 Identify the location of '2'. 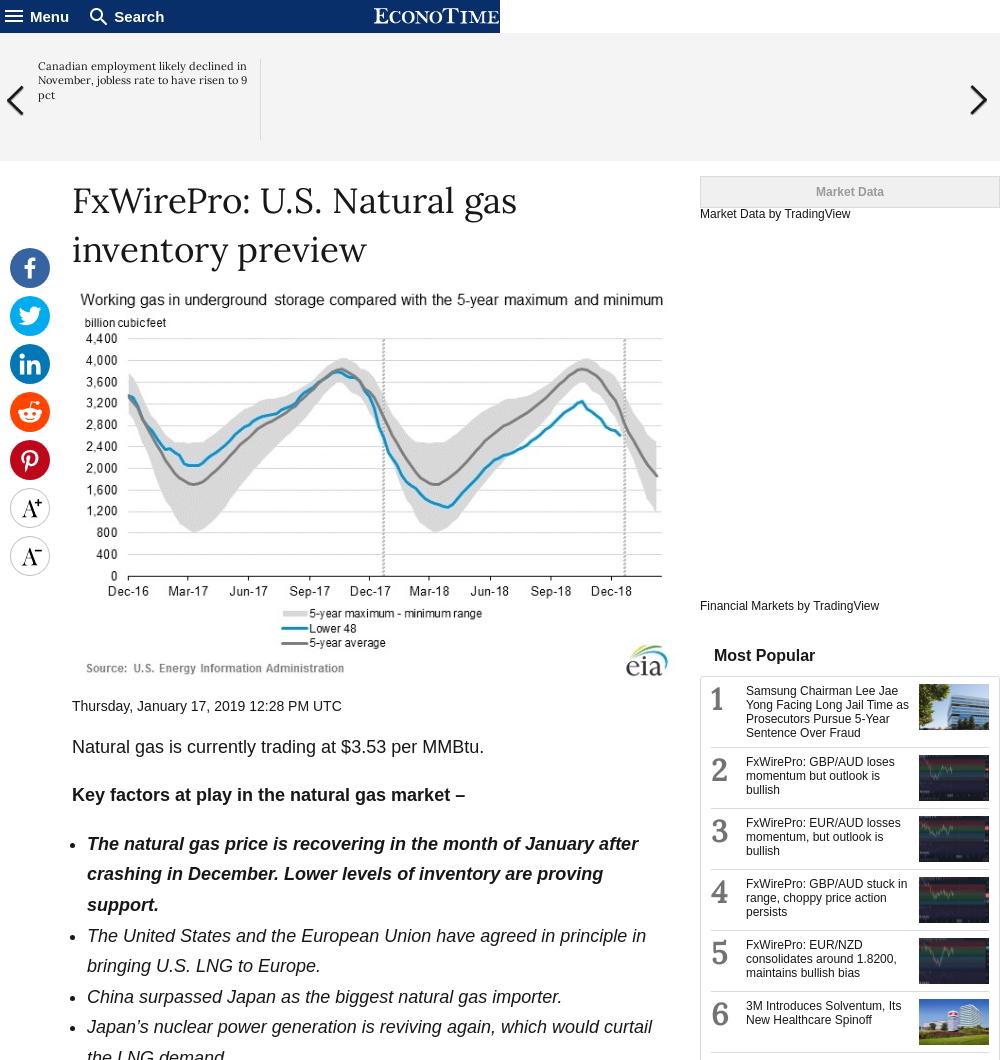
(718, 768).